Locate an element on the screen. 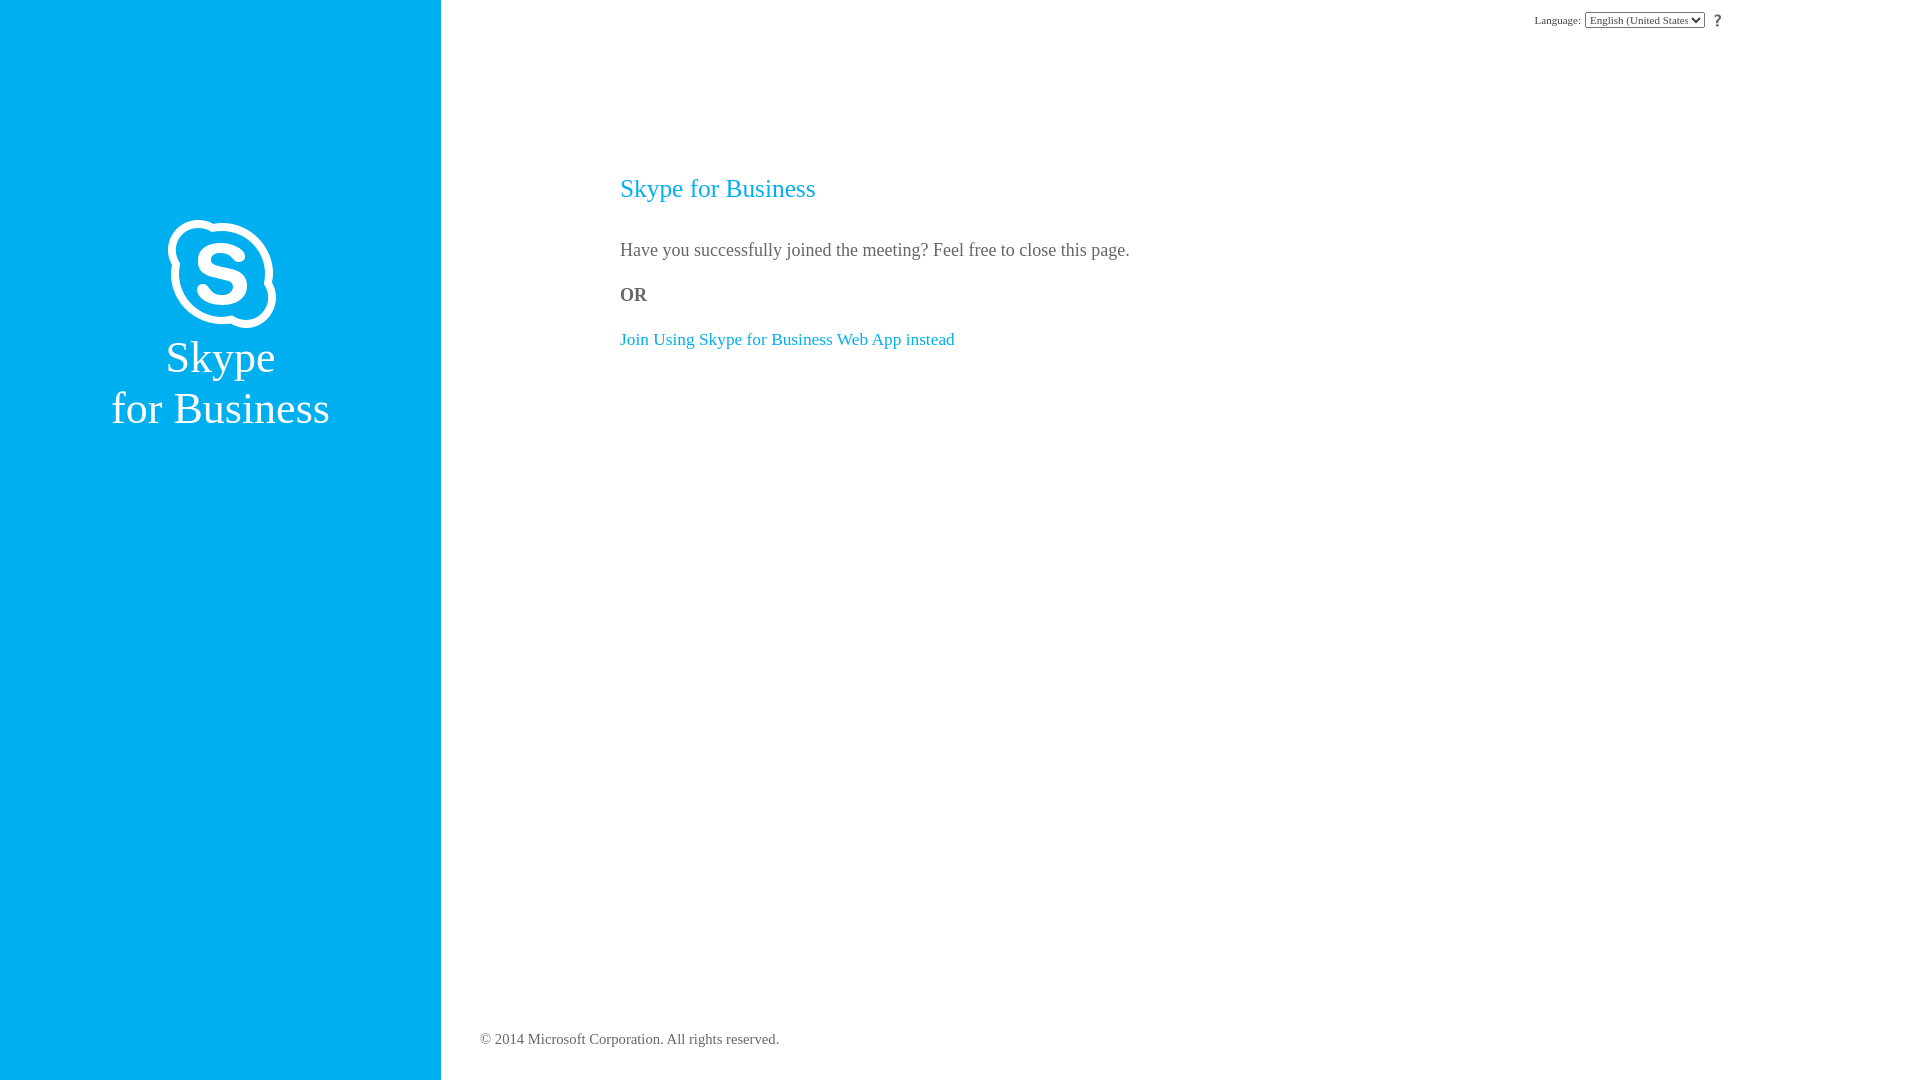 Image resolution: width=1920 pixels, height=1080 pixels. 'Online Help' is located at coordinates (1717, 20).